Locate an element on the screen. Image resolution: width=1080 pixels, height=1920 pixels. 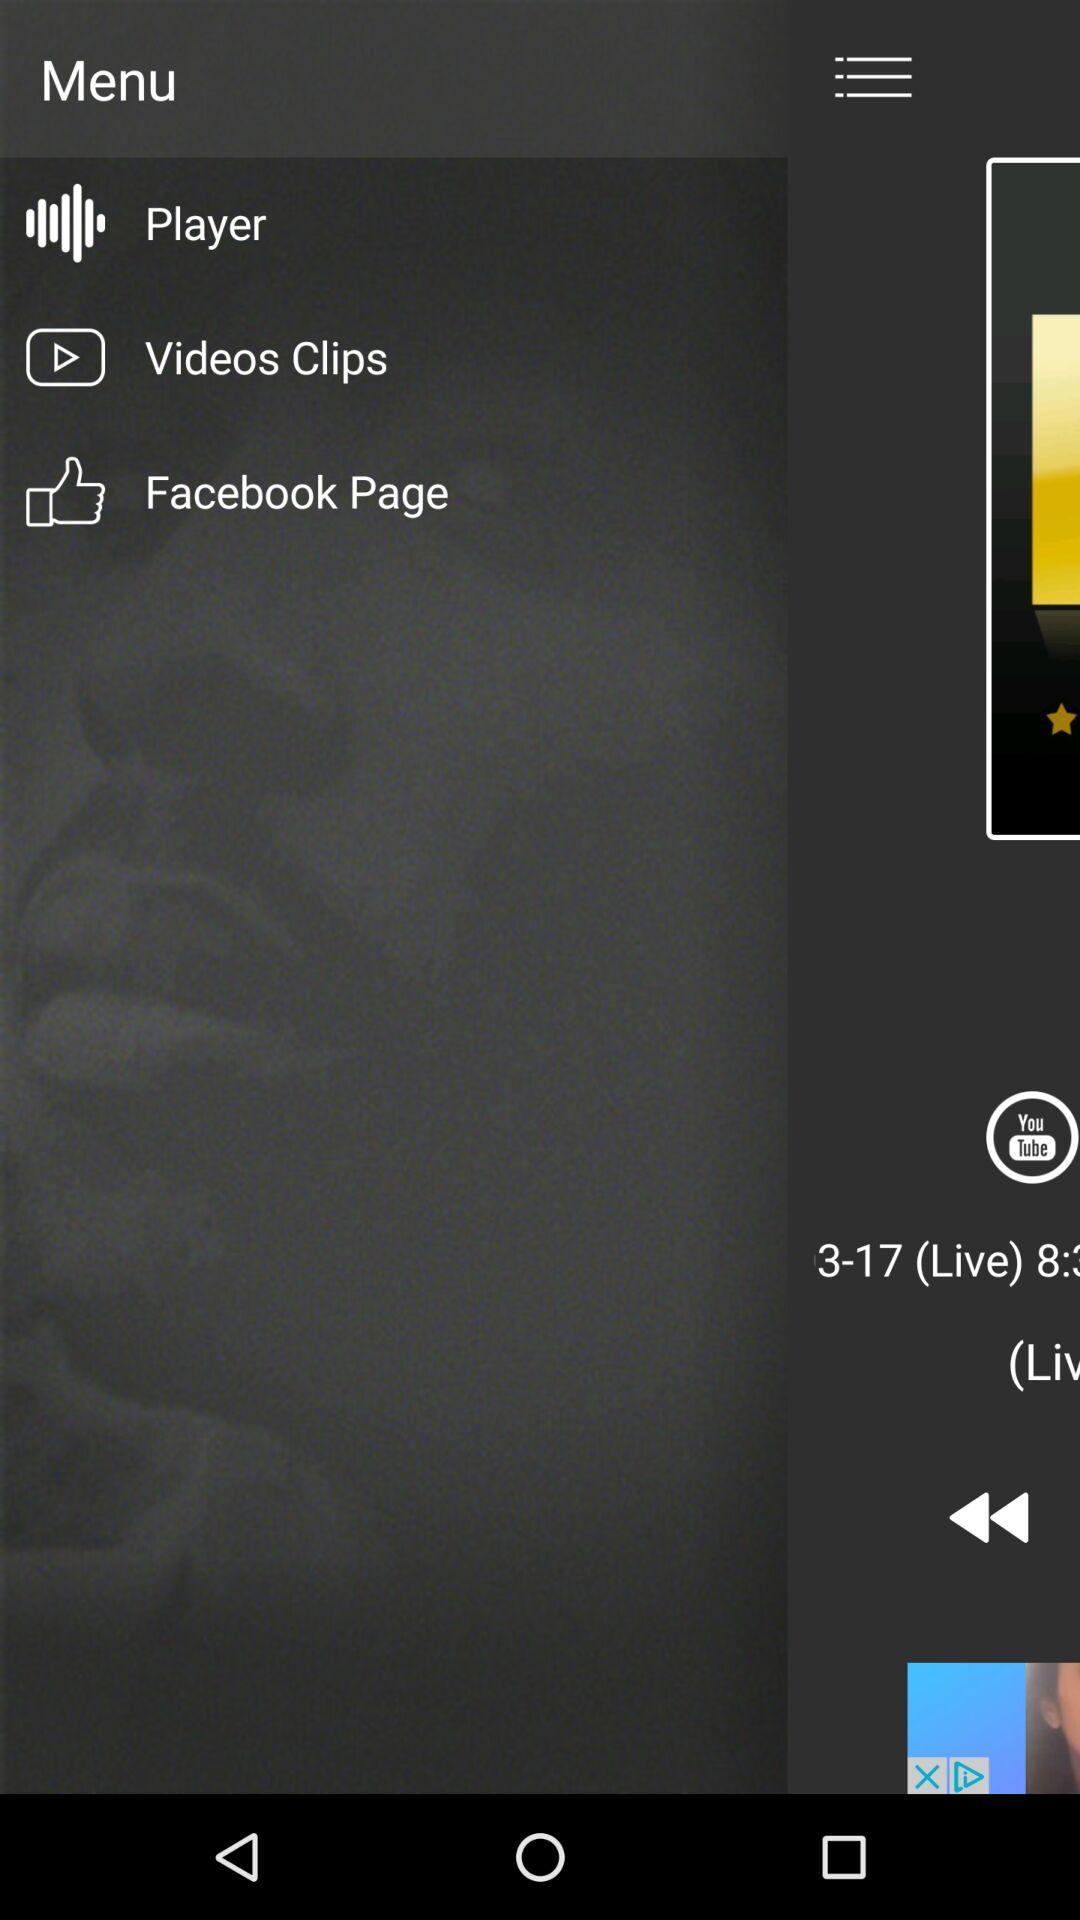
menu page is located at coordinates (872, 78).